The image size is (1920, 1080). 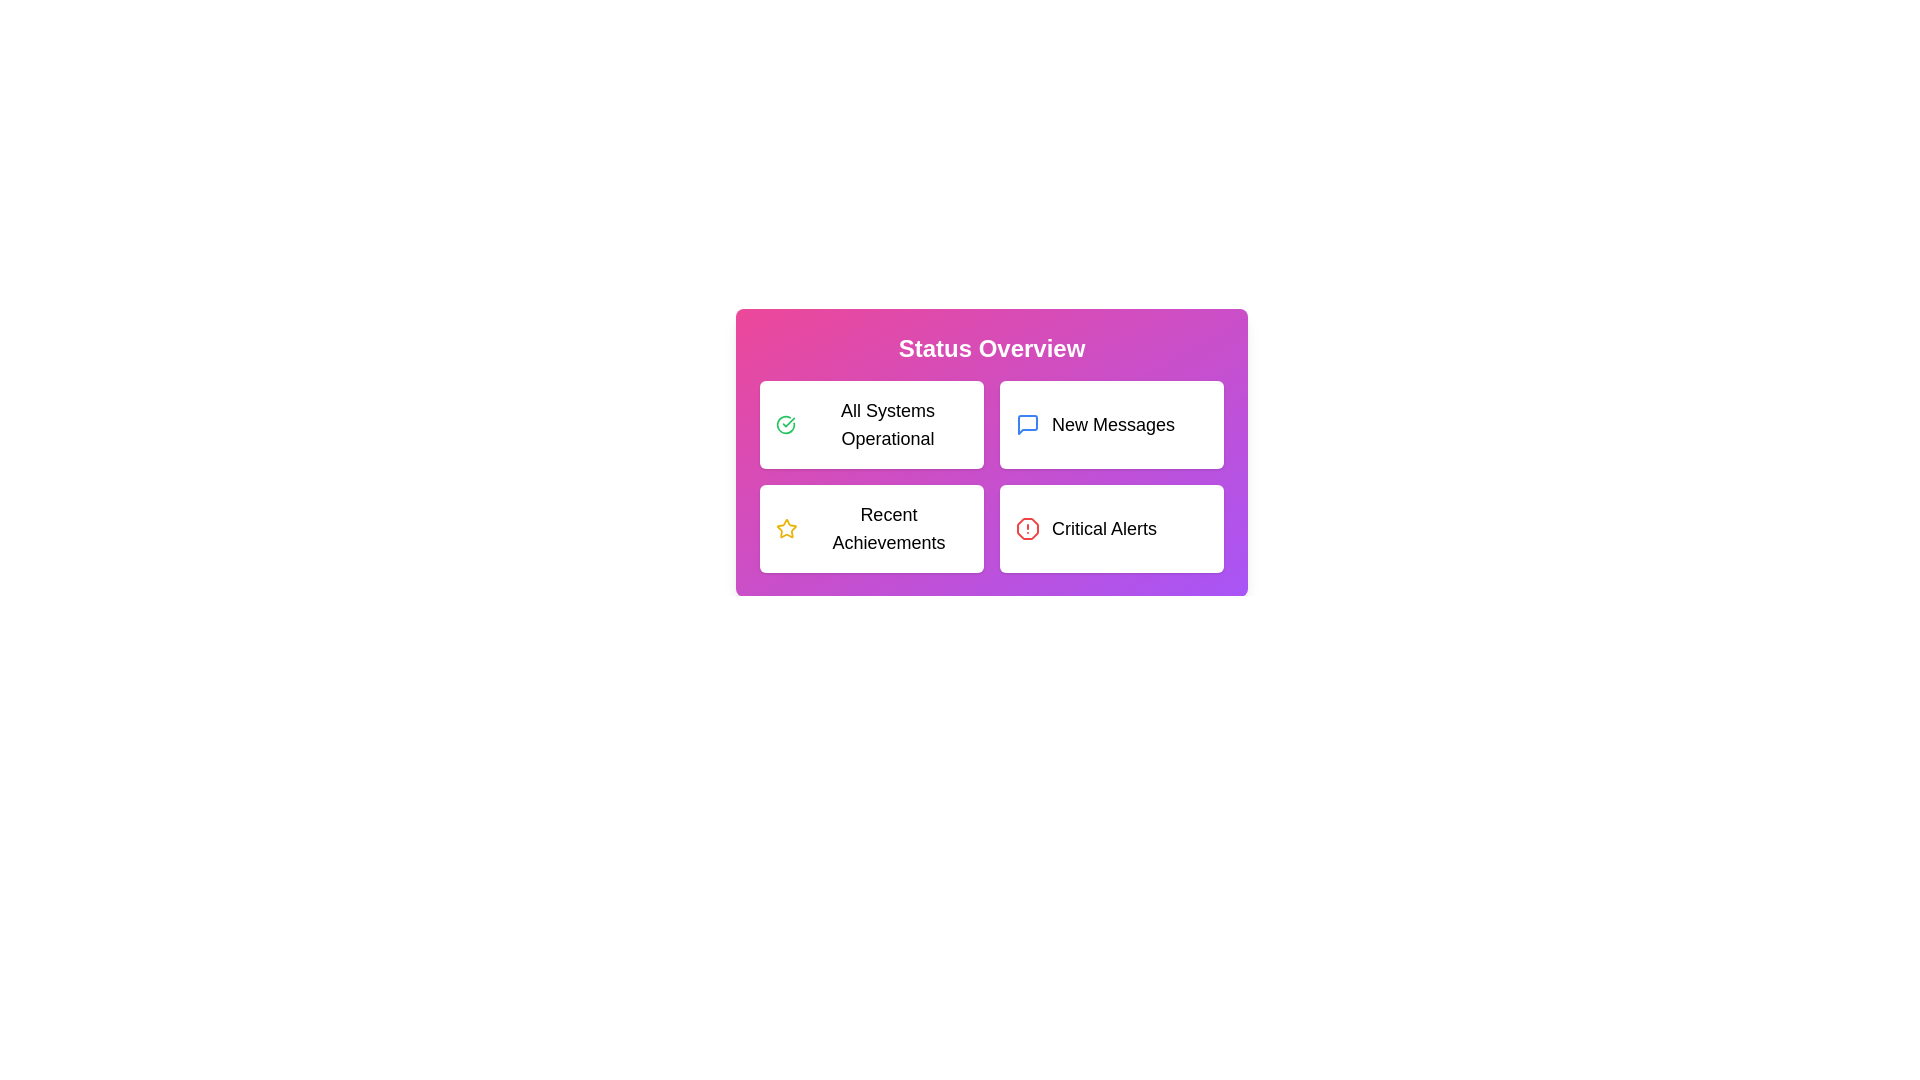 What do you see at coordinates (785, 423) in the screenshot?
I see `the circular confirmation icon with a green border and checkmark located in the top-left card of the 'Status Overview' section, to the left of the text 'All Systems Operational'` at bounding box center [785, 423].